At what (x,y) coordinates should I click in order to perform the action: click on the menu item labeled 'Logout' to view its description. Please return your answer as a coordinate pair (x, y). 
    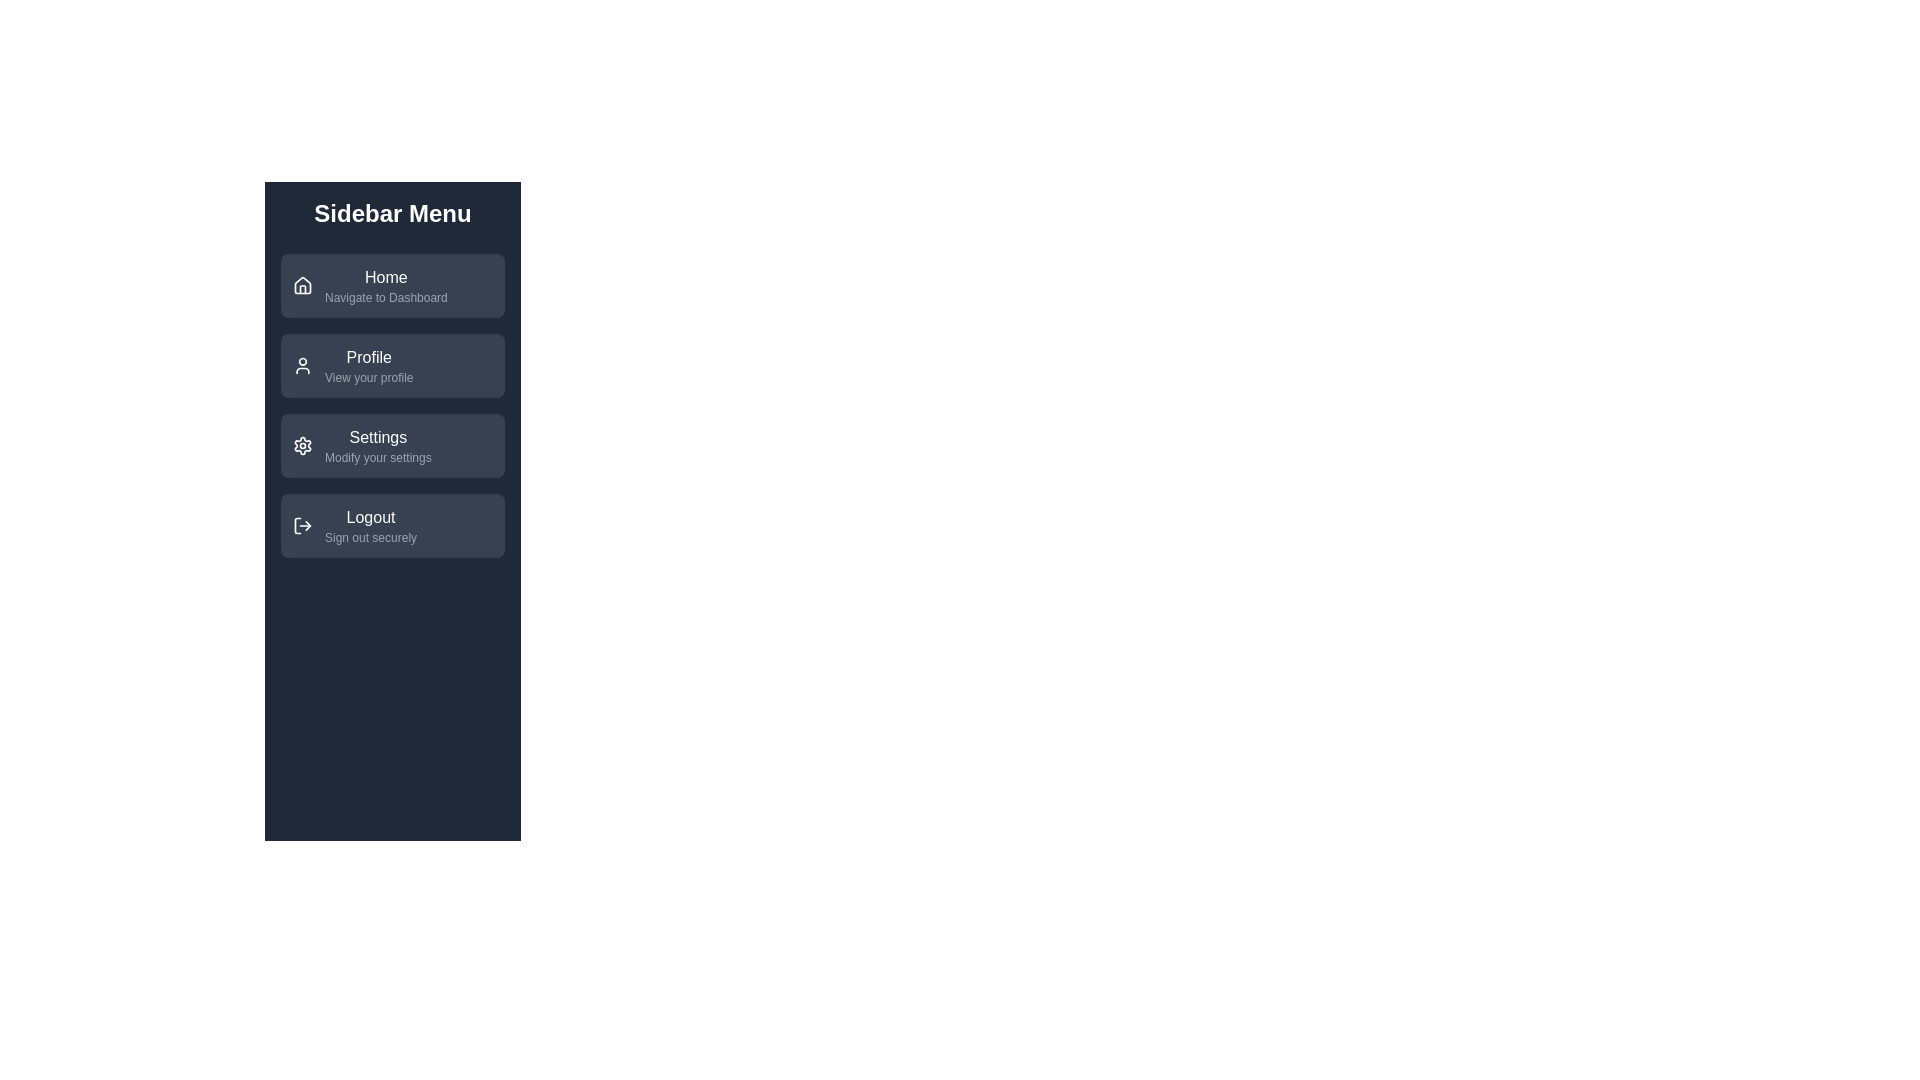
    Looking at the image, I should click on (393, 524).